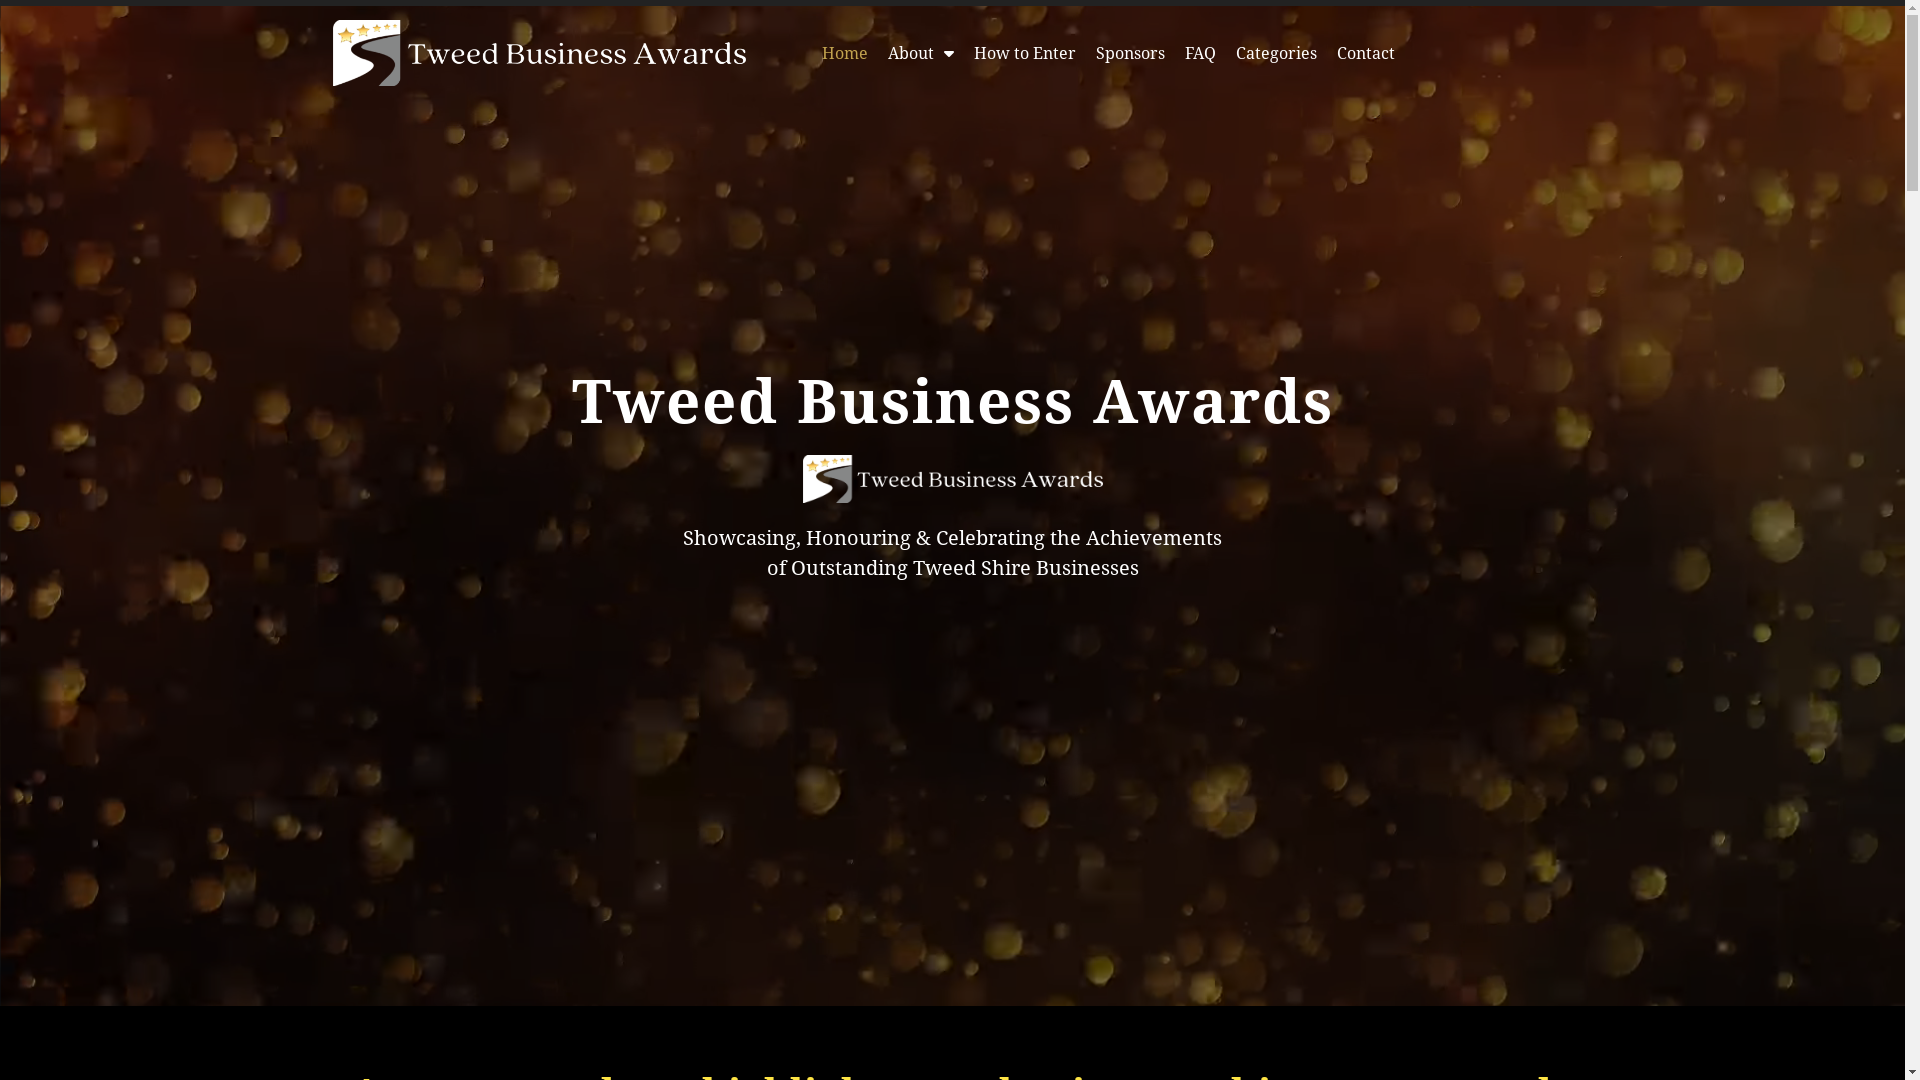  What do you see at coordinates (1130, 52) in the screenshot?
I see `'Sponsors'` at bounding box center [1130, 52].